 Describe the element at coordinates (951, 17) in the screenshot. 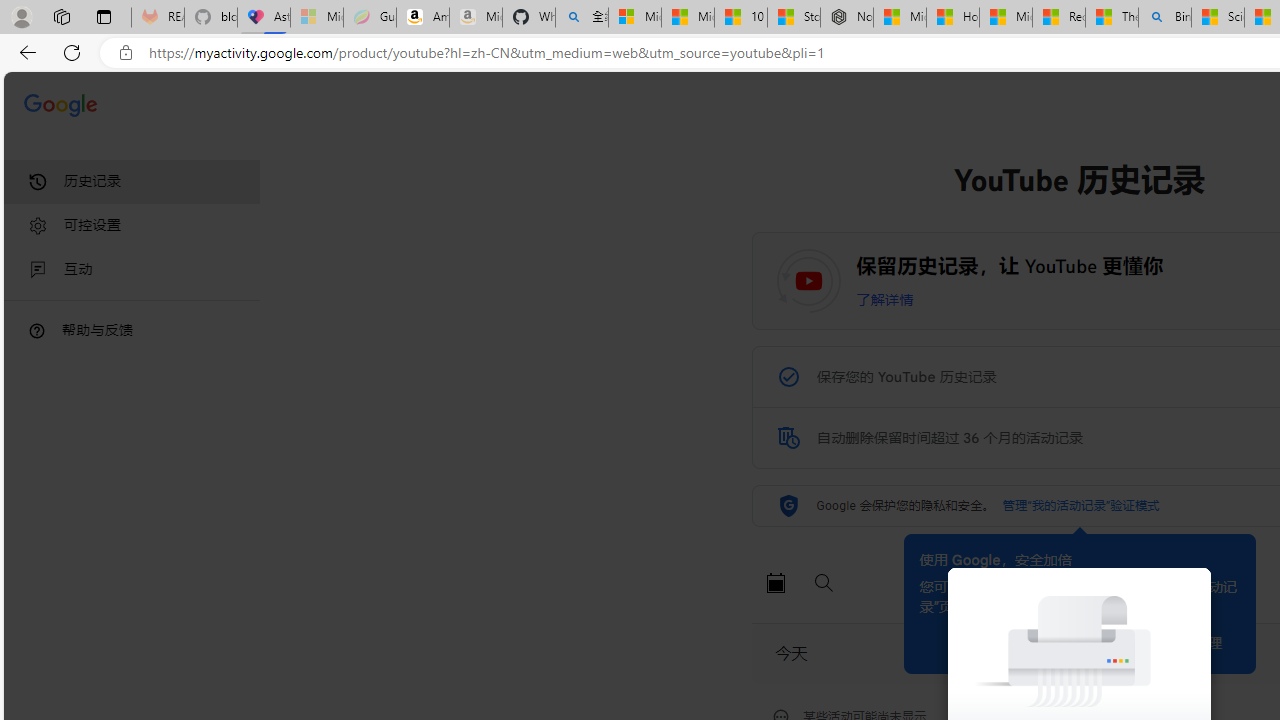

I see `'How I Got Rid of Microsoft Edge'` at that location.